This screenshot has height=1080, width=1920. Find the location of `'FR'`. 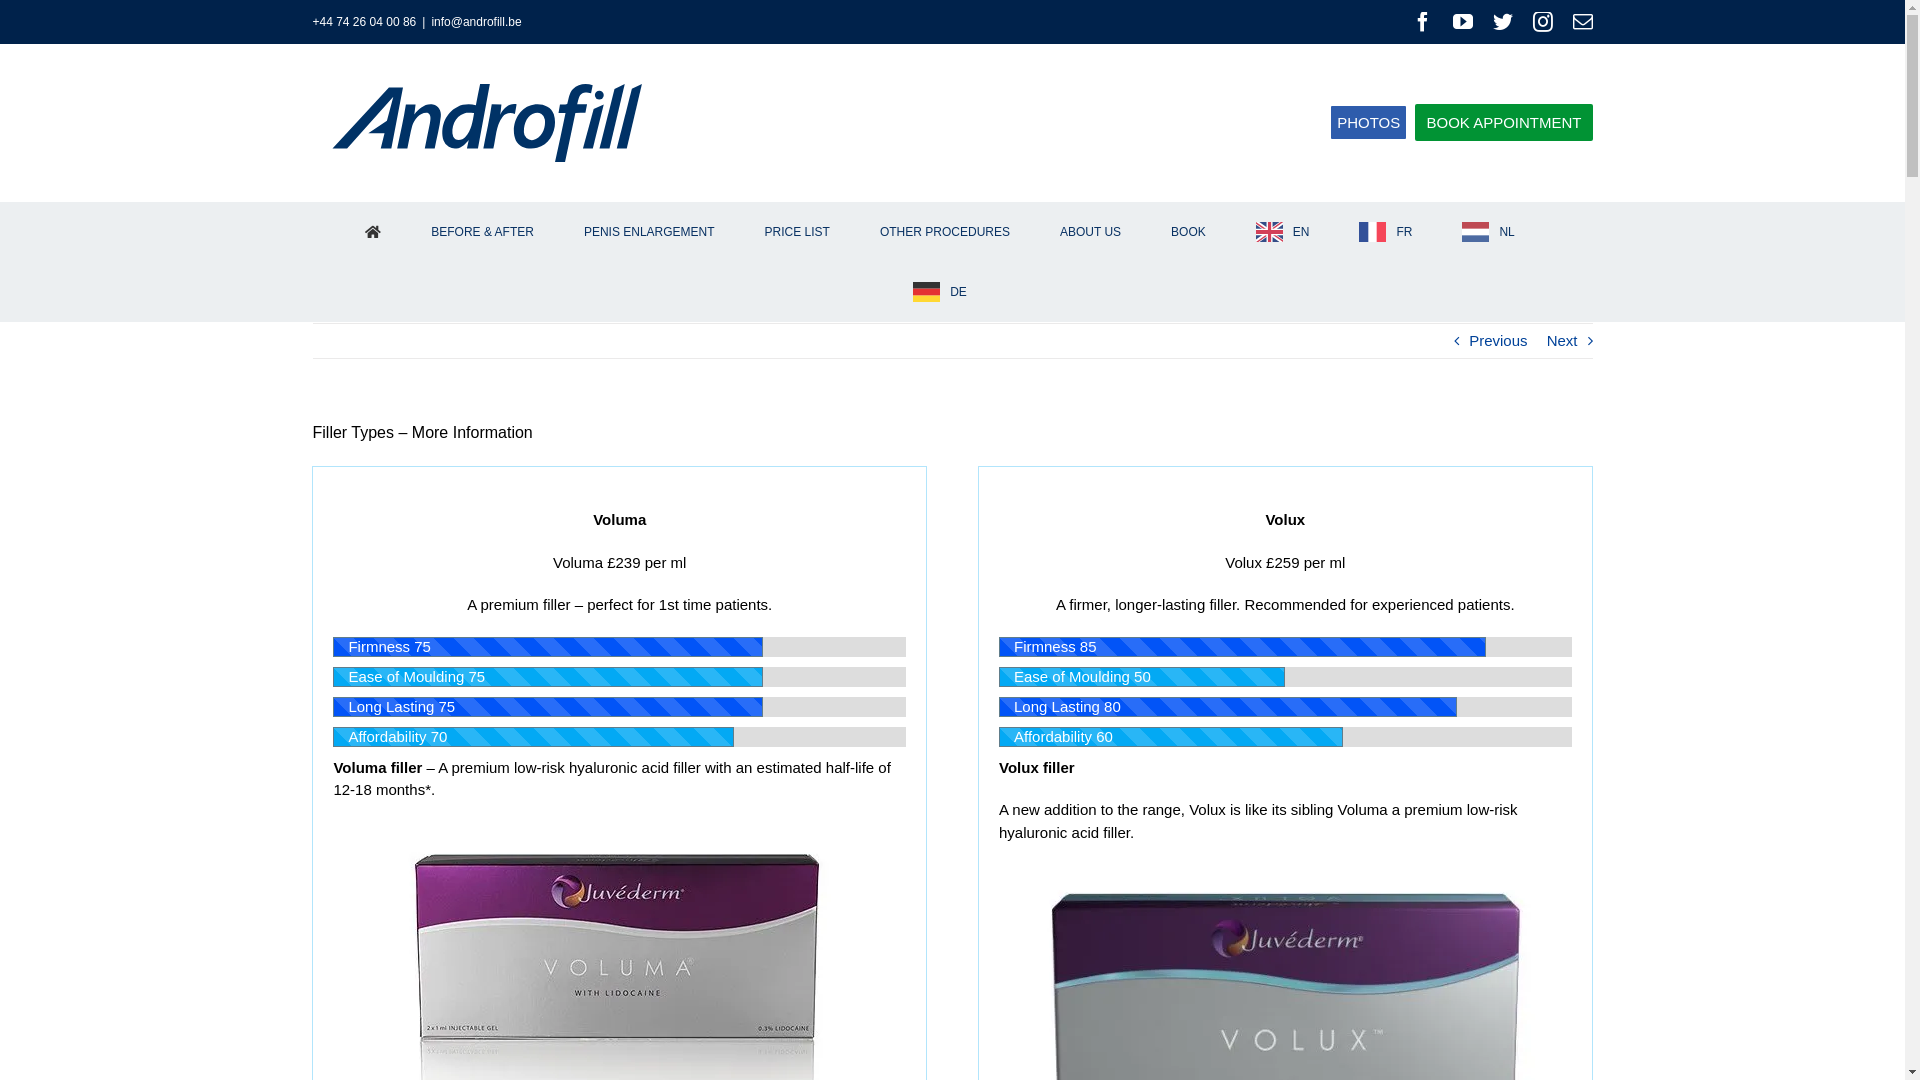

'FR' is located at coordinates (1347, 230).